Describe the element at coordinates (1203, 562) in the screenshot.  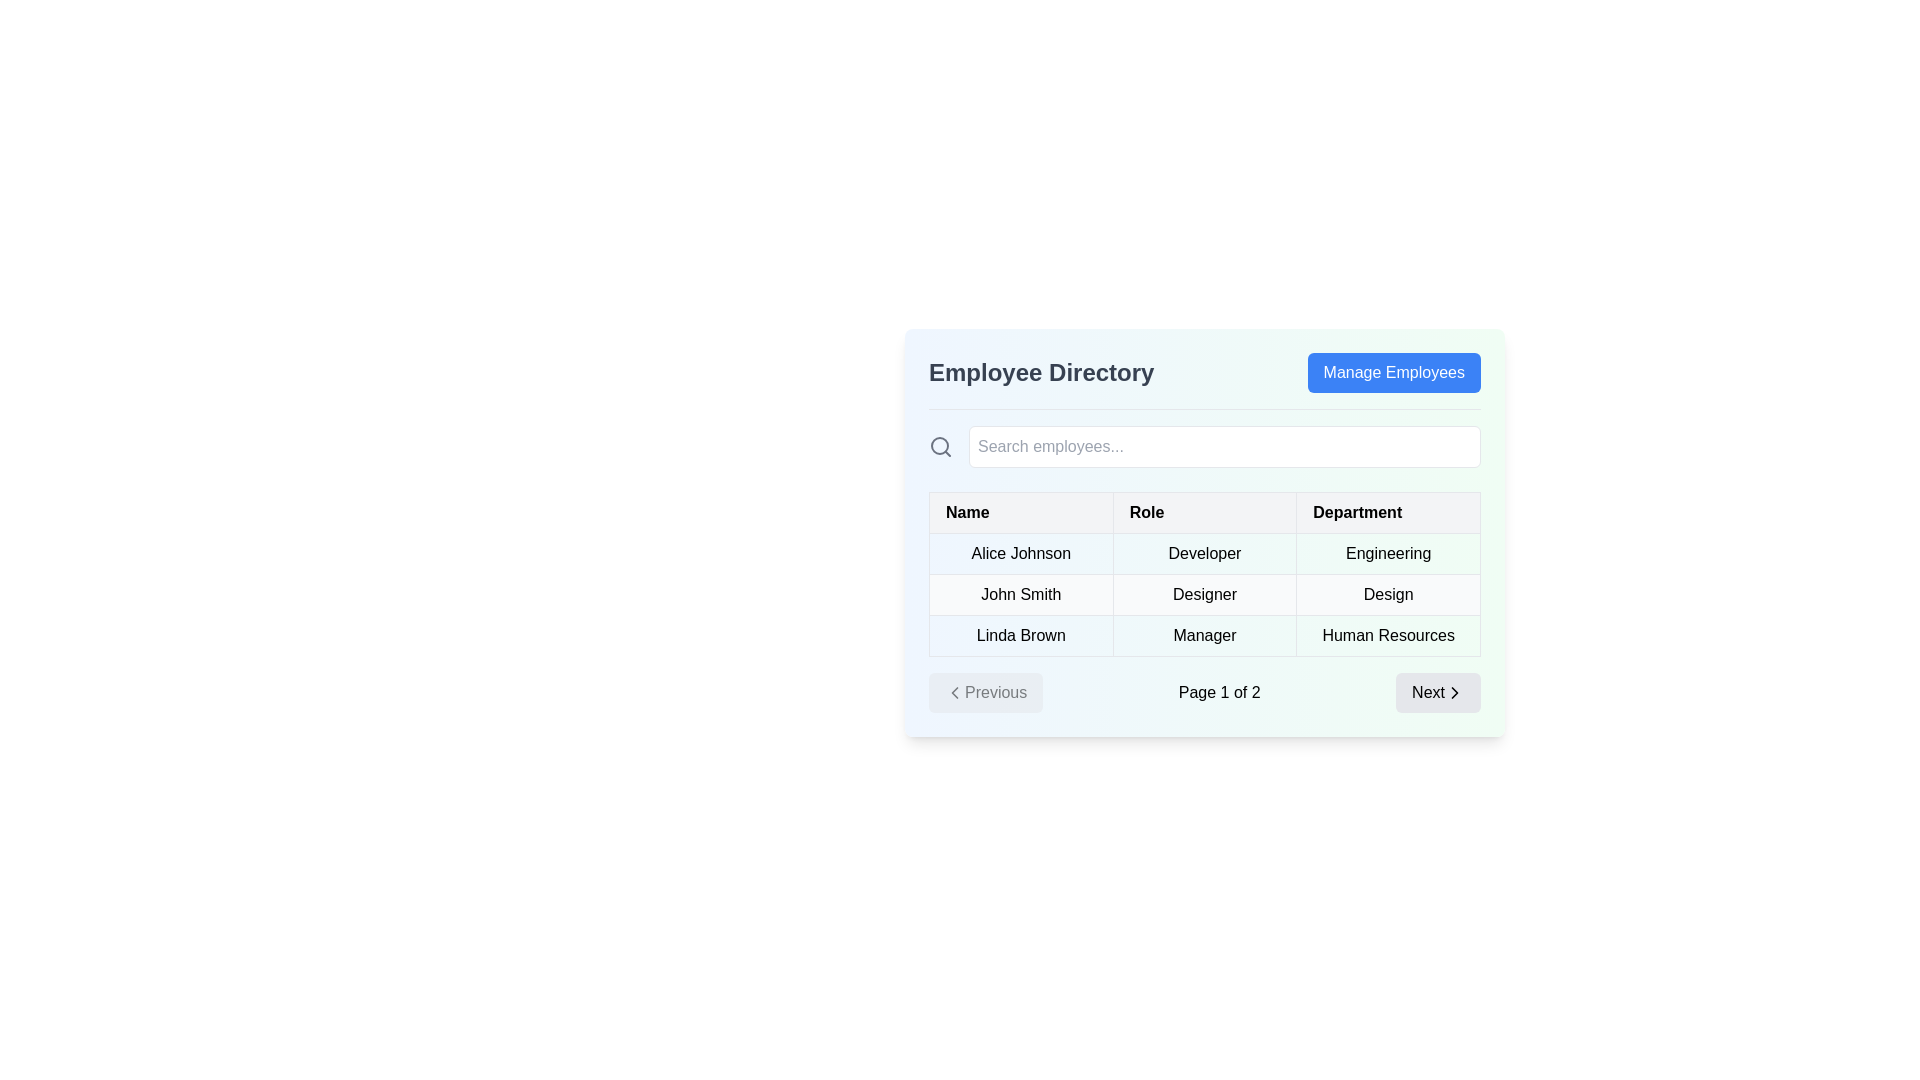
I see `the table cell that contains the text 'Developer' located in the second column of the first row of the employee directory interface` at that location.